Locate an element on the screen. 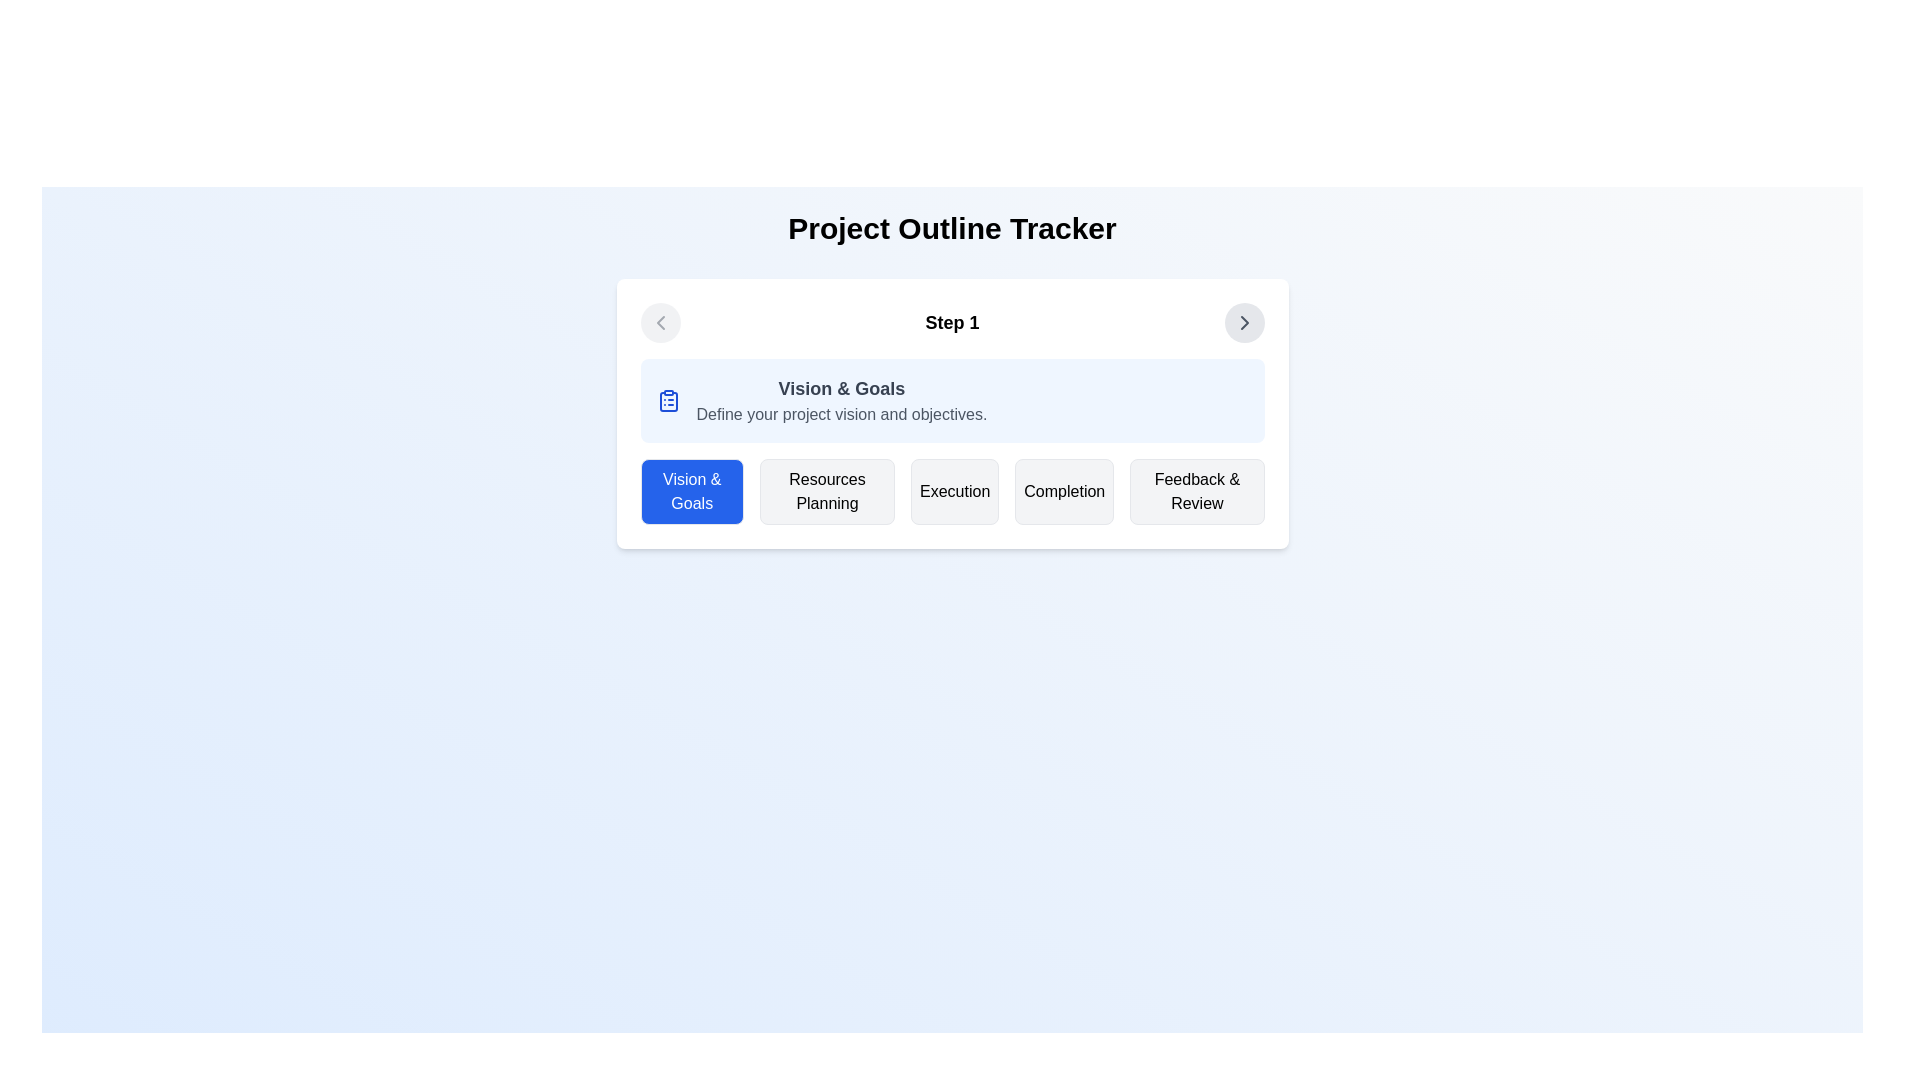  the icon that visually indicates the 'Vision & Goals' section, which is located in the top-left corner of the blue-highlighted box labeled 'Vision & Goals' is located at coordinates (668, 401).